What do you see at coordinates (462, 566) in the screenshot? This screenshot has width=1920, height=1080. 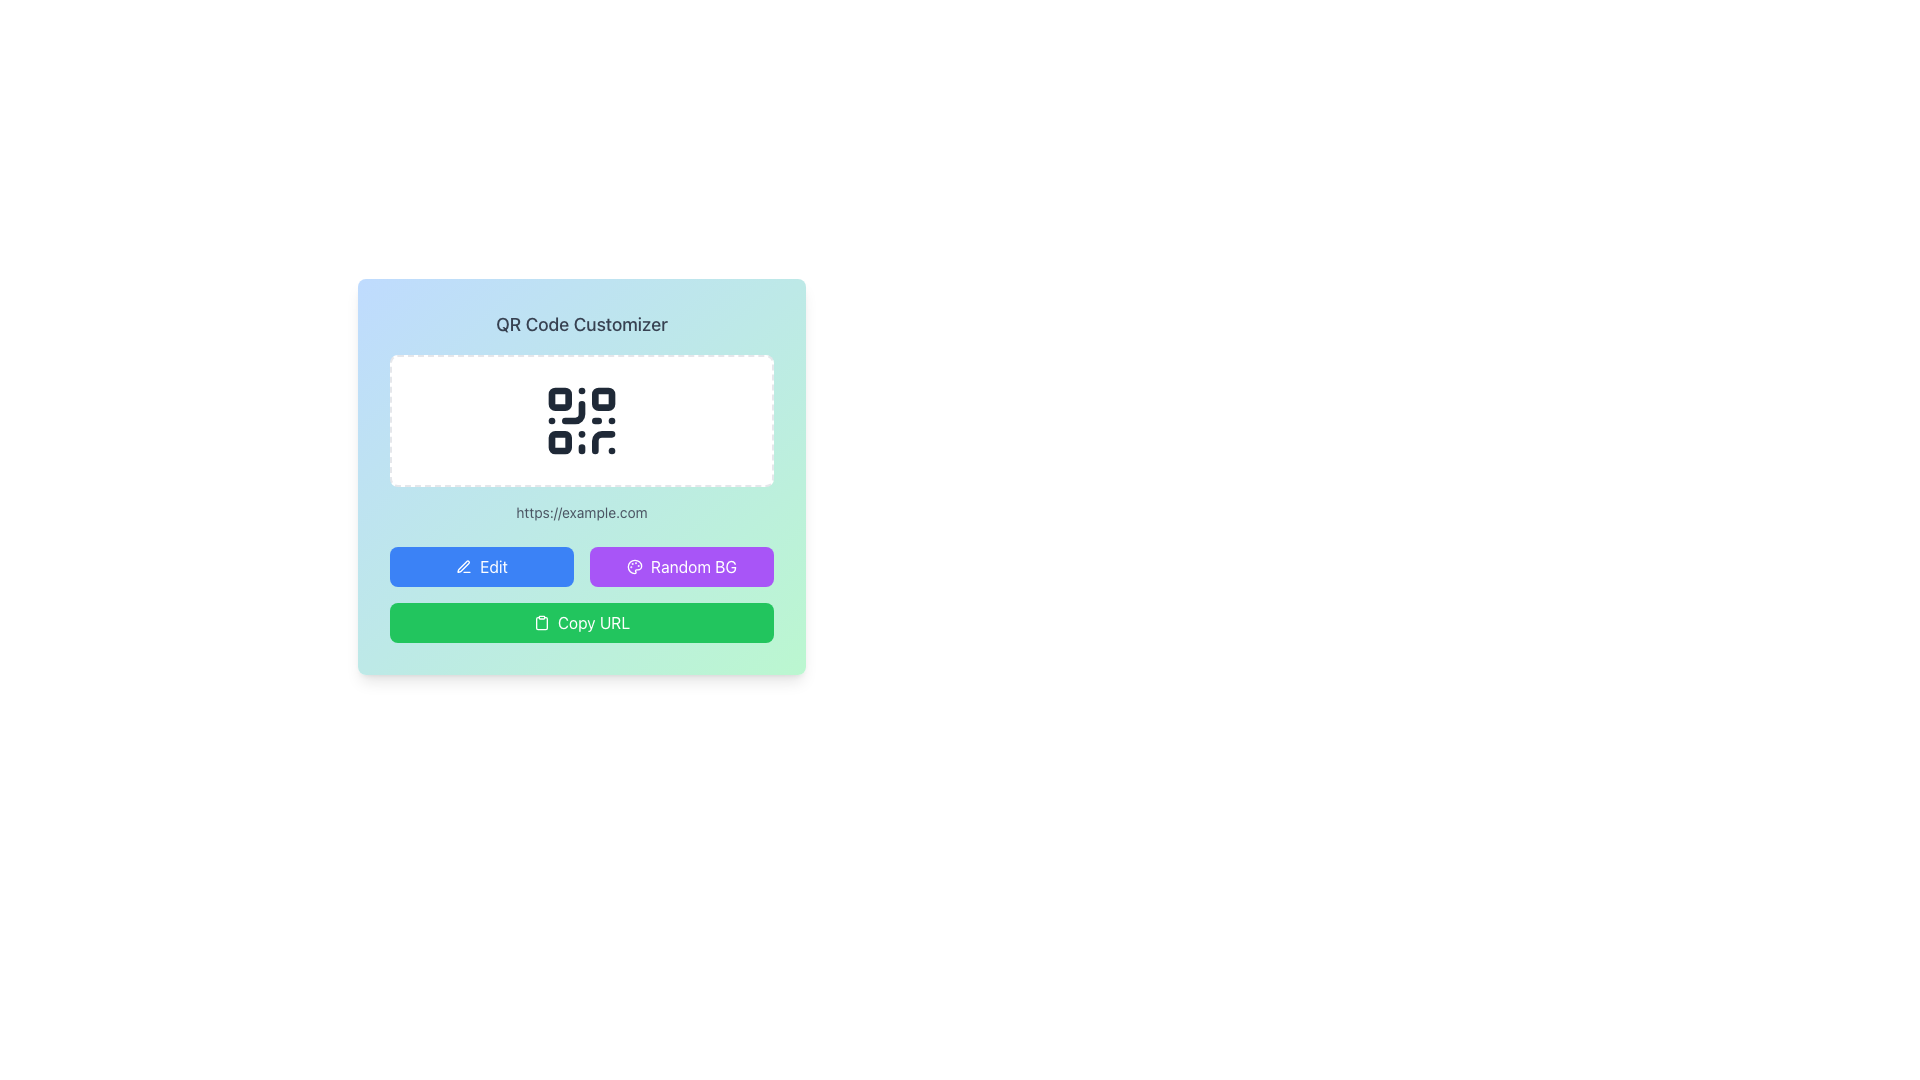 I see `the Edit icon (SVG graphic) which is part of an interactive button or link, located to the left of the label 'Edit'` at bounding box center [462, 566].